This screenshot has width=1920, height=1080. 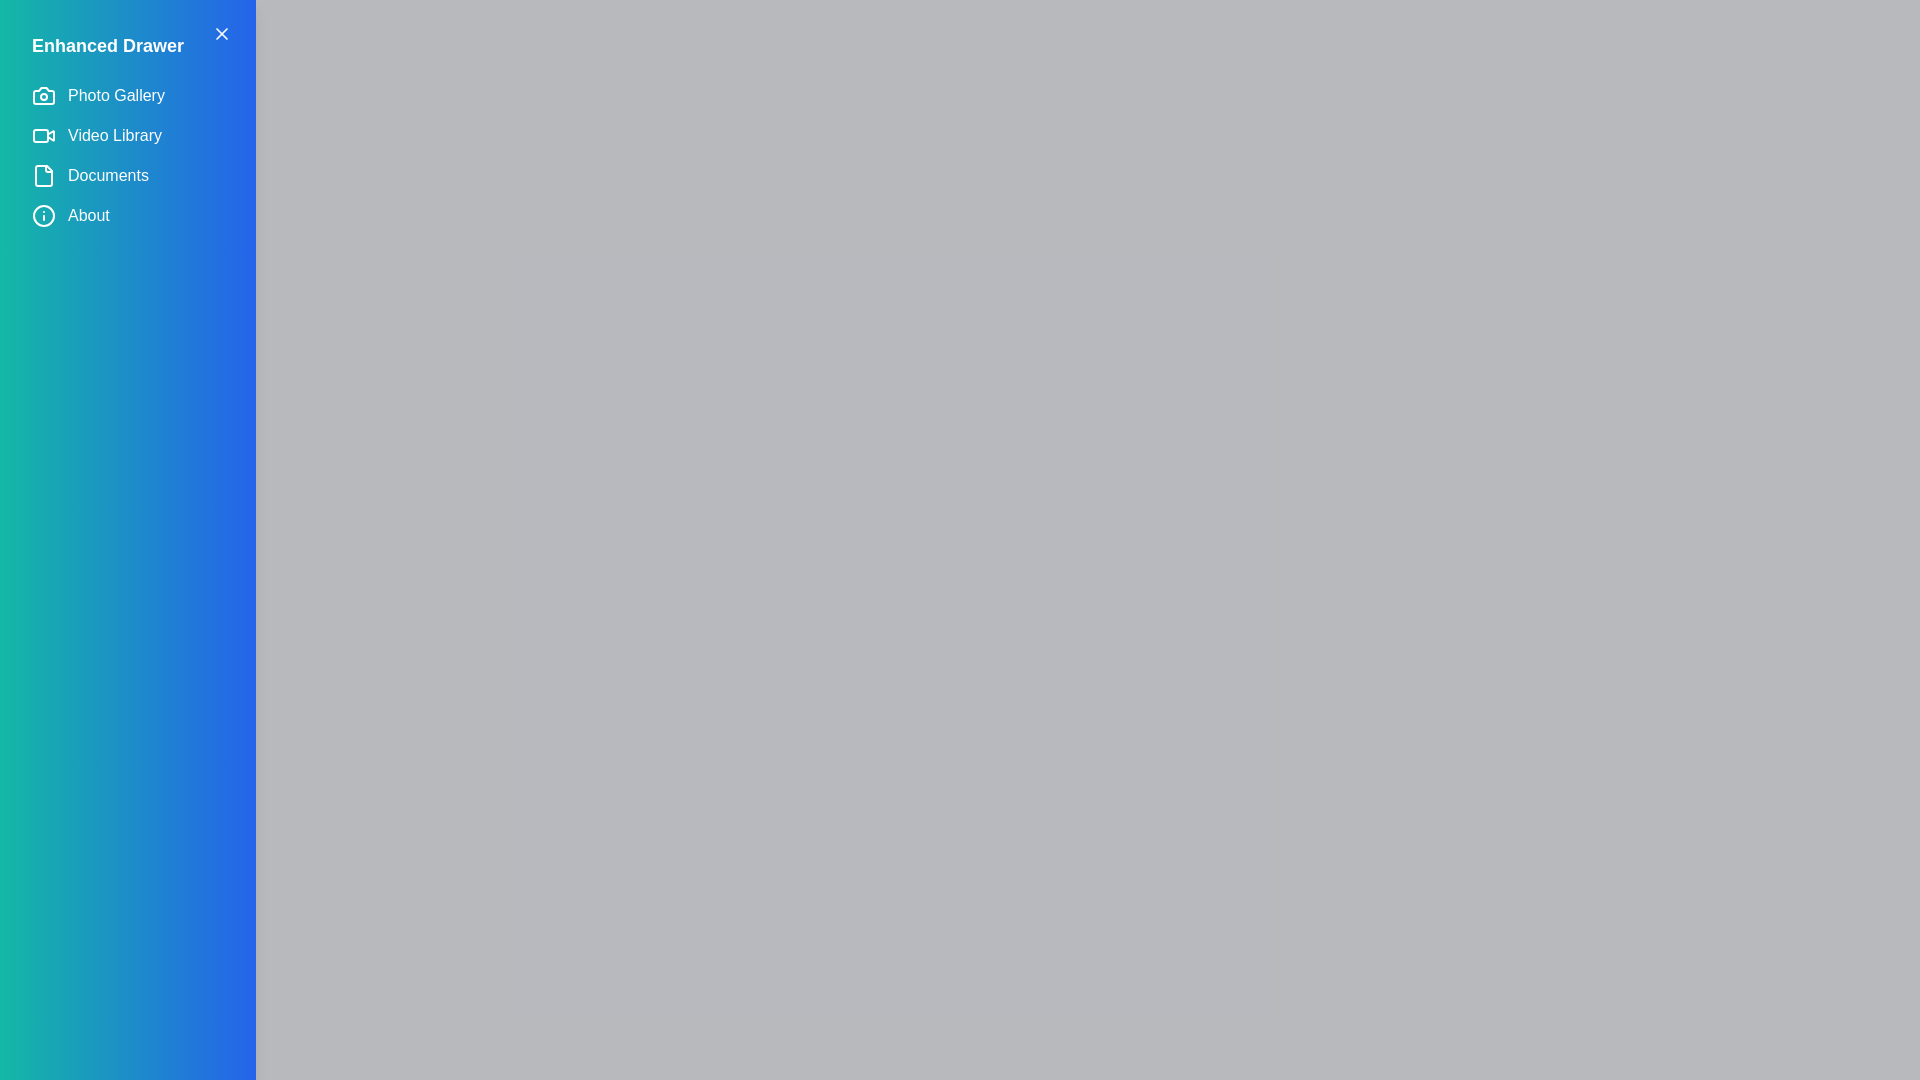 I want to click on the 'X' icon in the top-right corner of the sidebar, so click(x=221, y=34).